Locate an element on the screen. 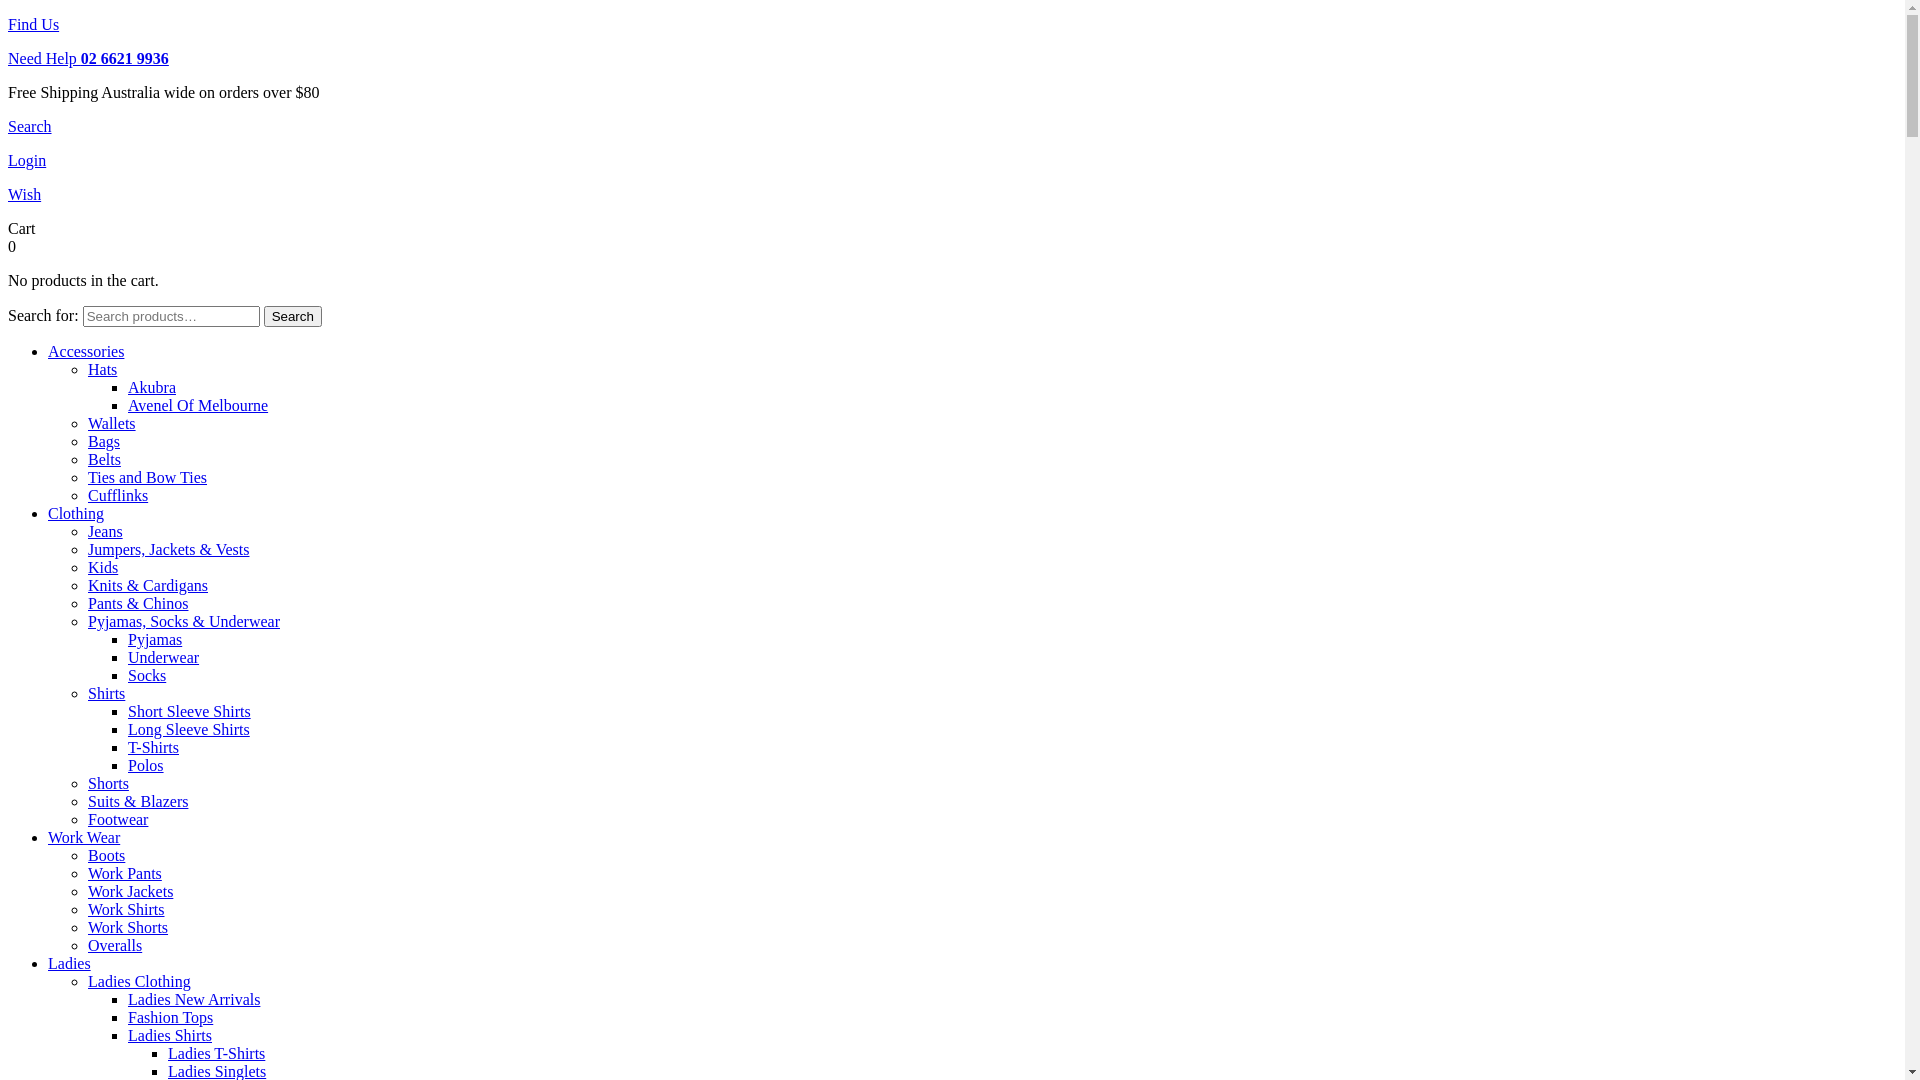  'Socks' is located at coordinates (146, 675).